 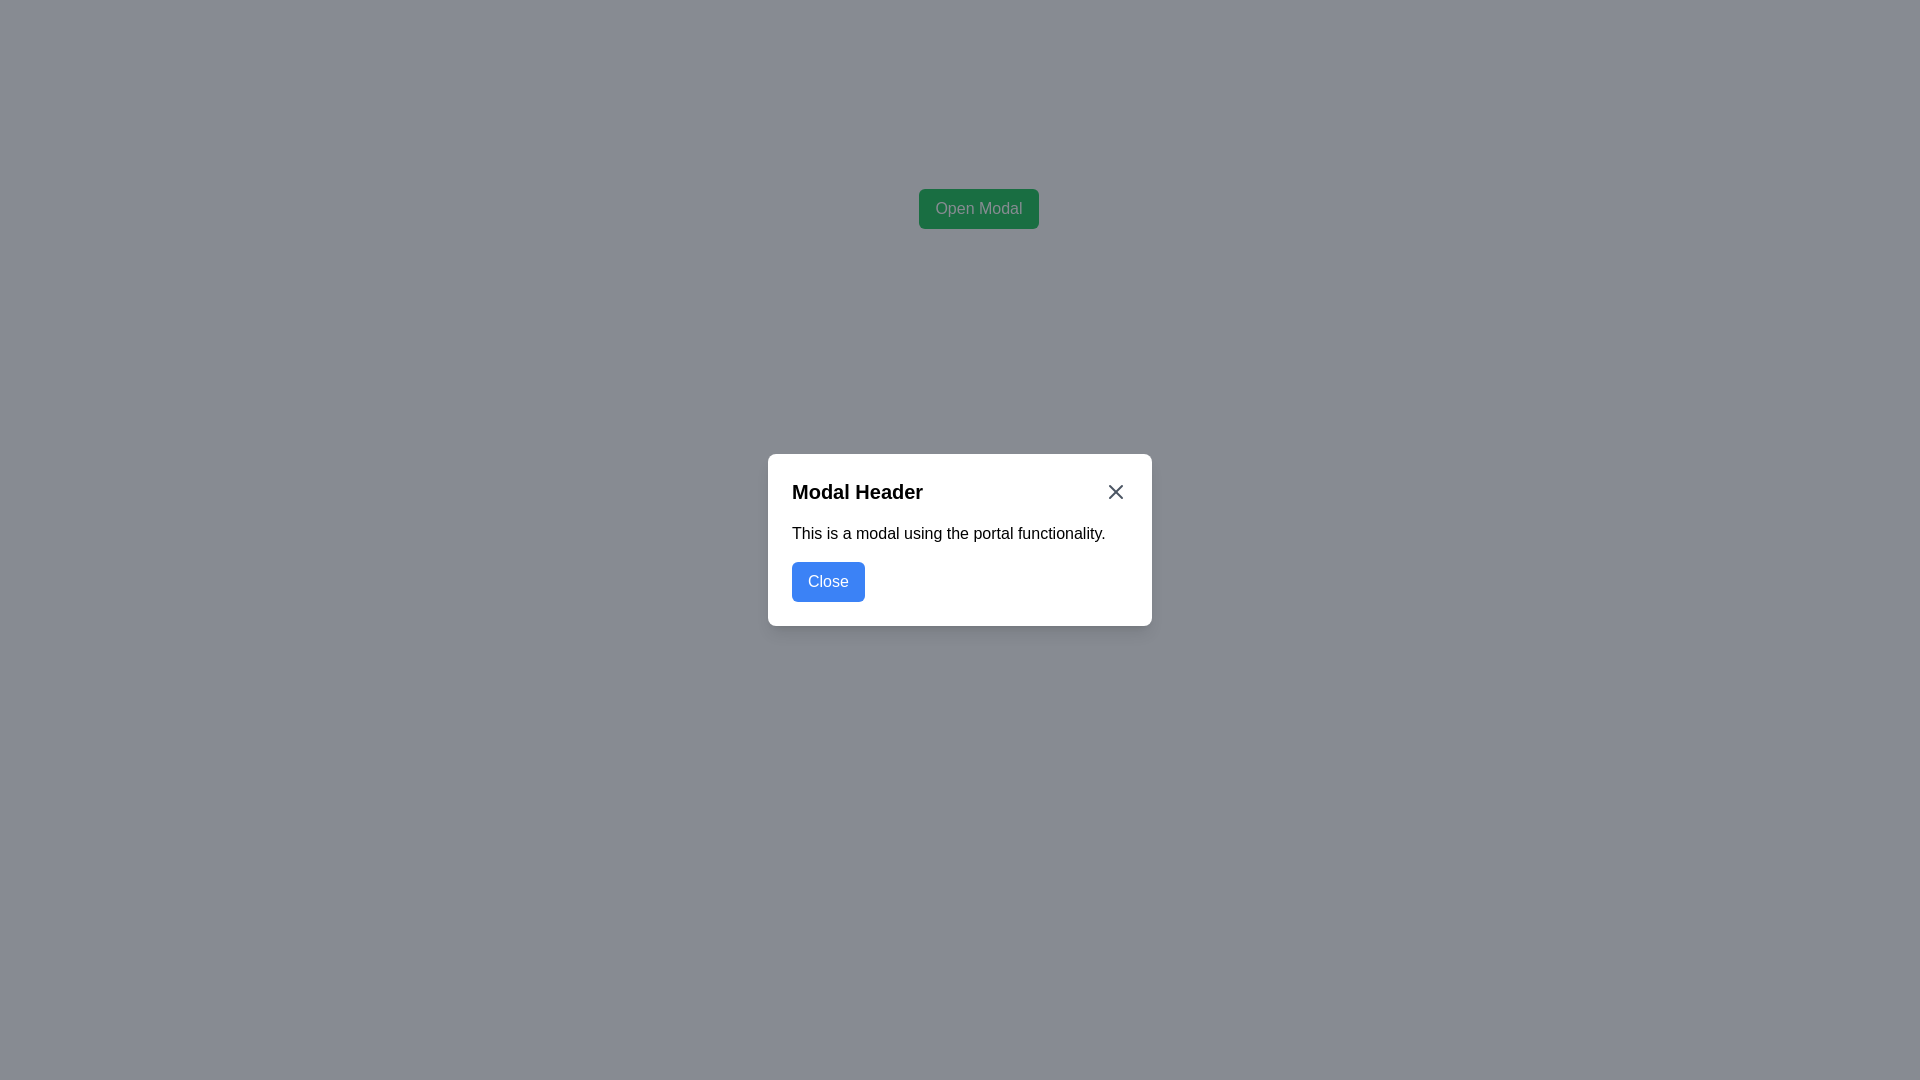 What do you see at coordinates (979, 208) in the screenshot?
I see `the button located near the top-center of the interface to observe the hover effect` at bounding box center [979, 208].